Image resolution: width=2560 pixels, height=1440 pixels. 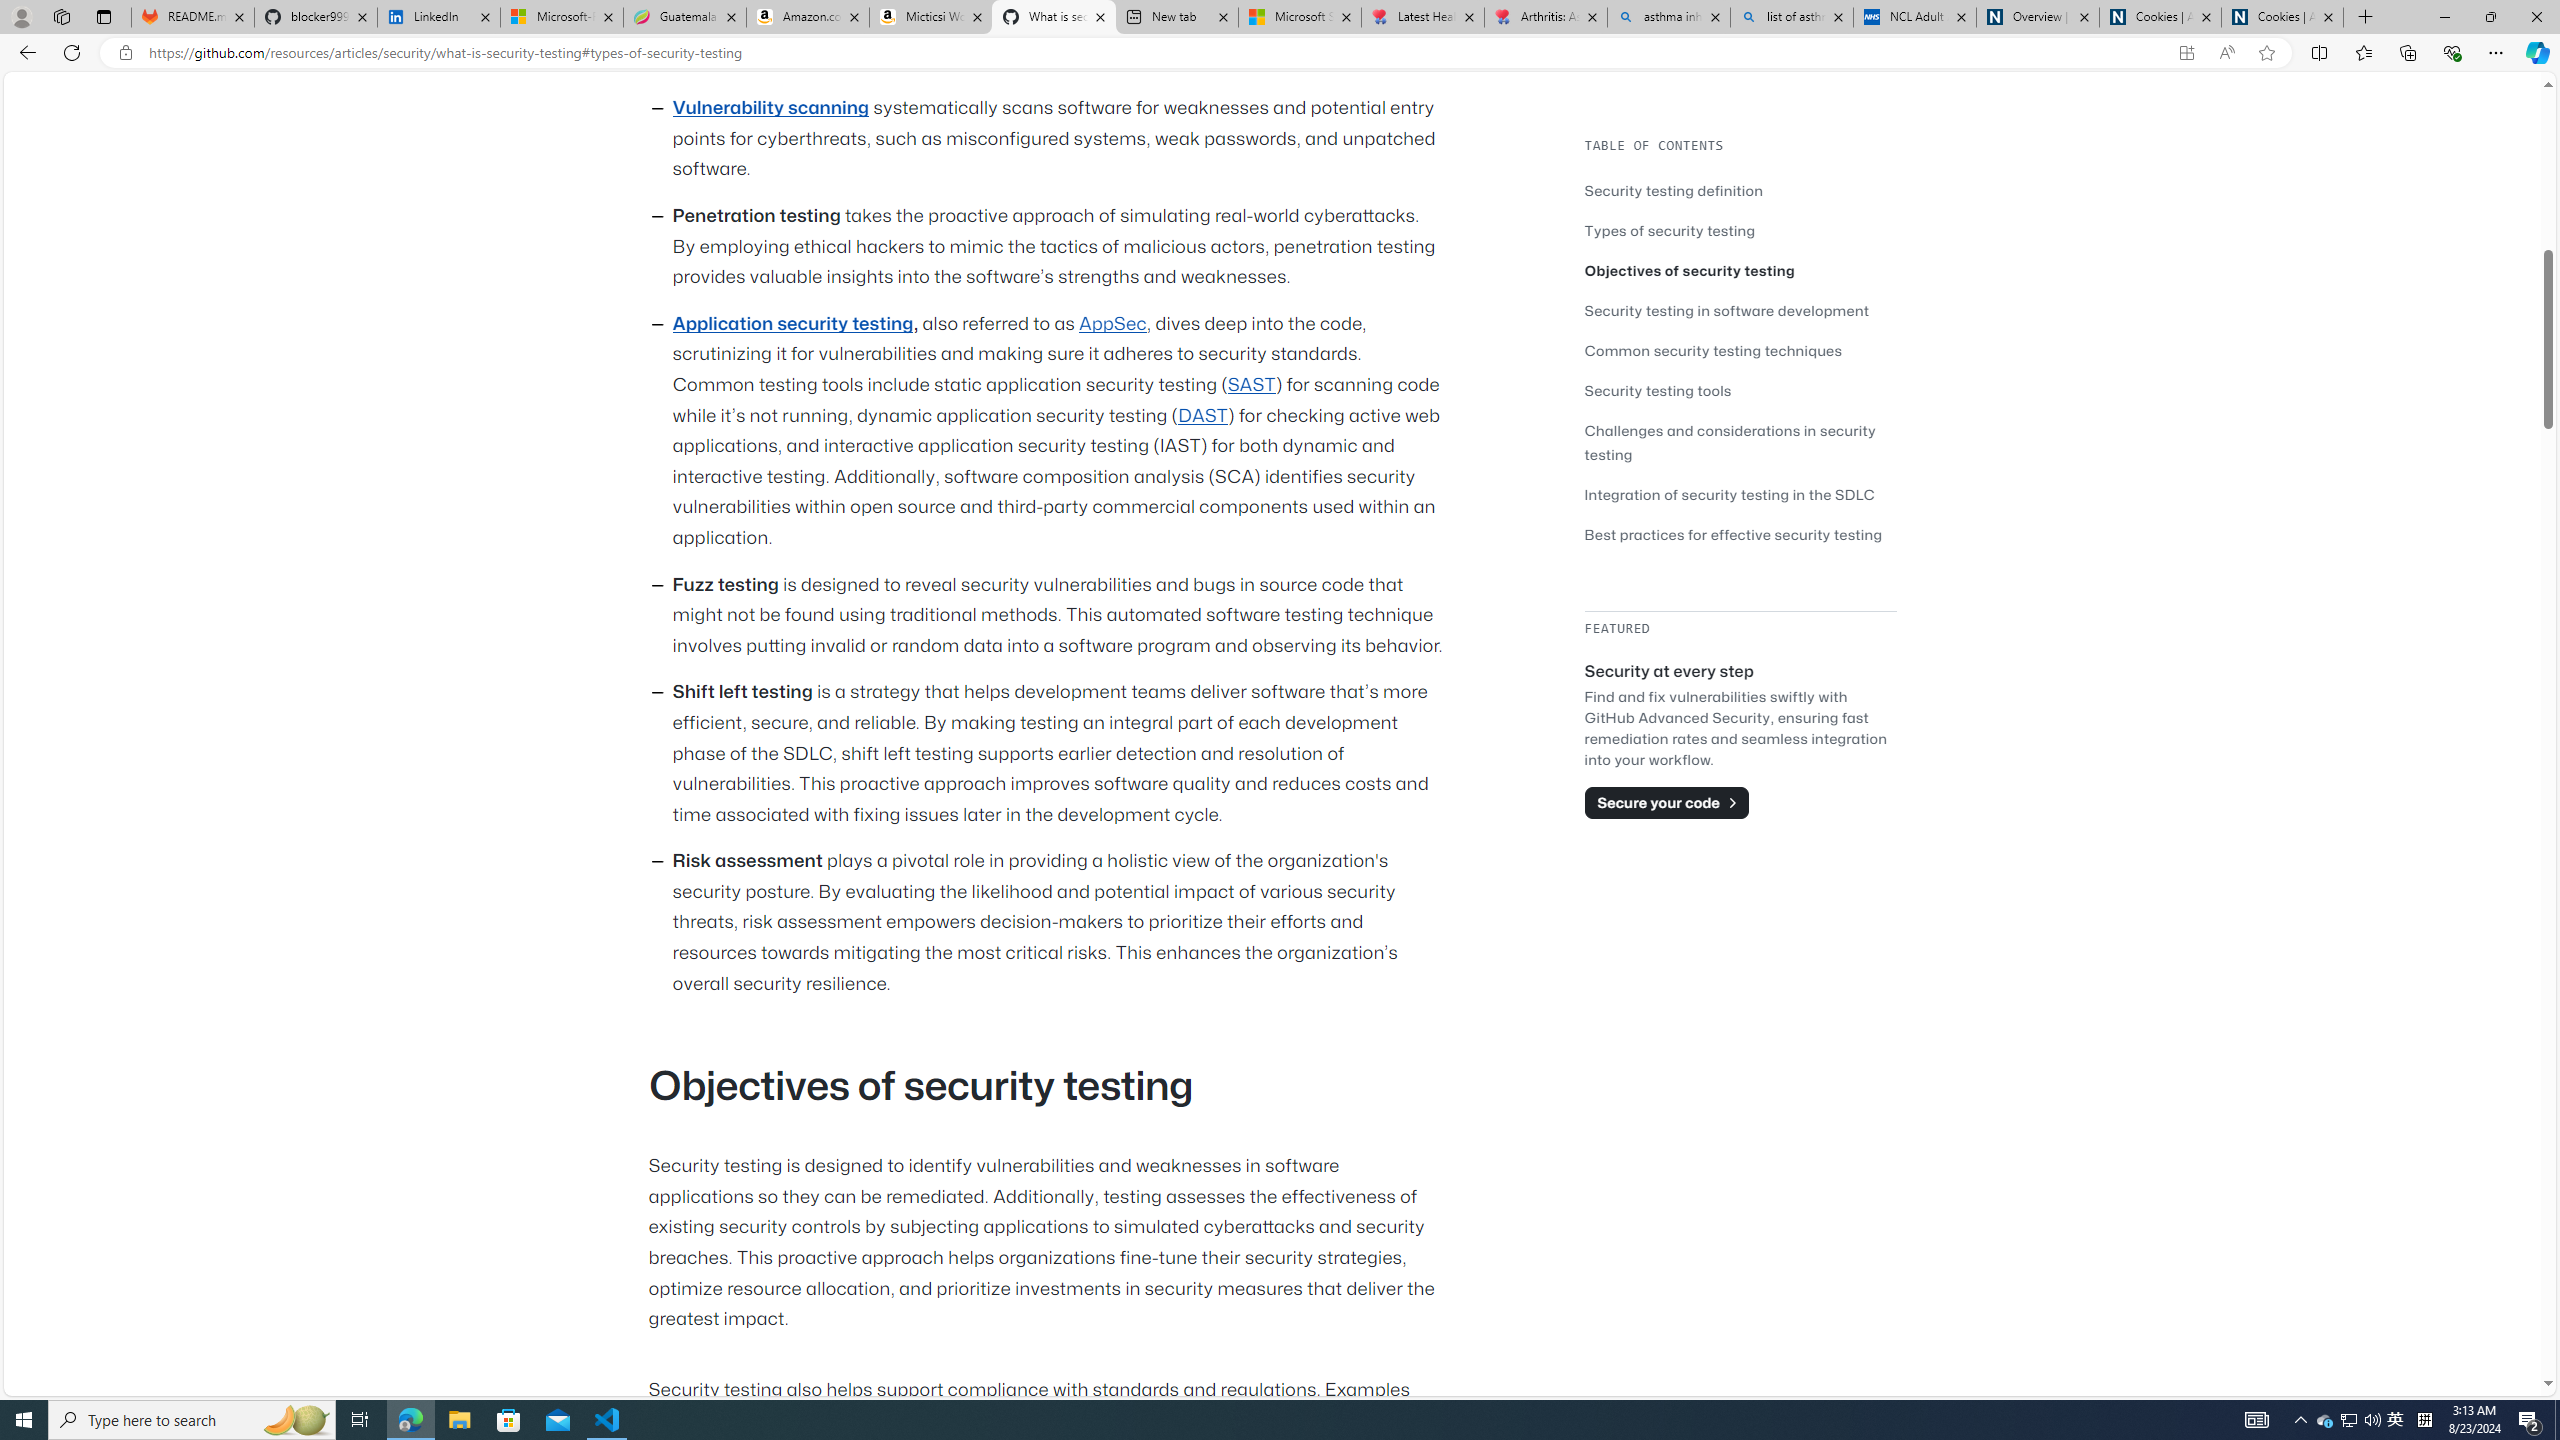 What do you see at coordinates (1688, 269) in the screenshot?
I see `'Objectives of security testing'` at bounding box center [1688, 269].